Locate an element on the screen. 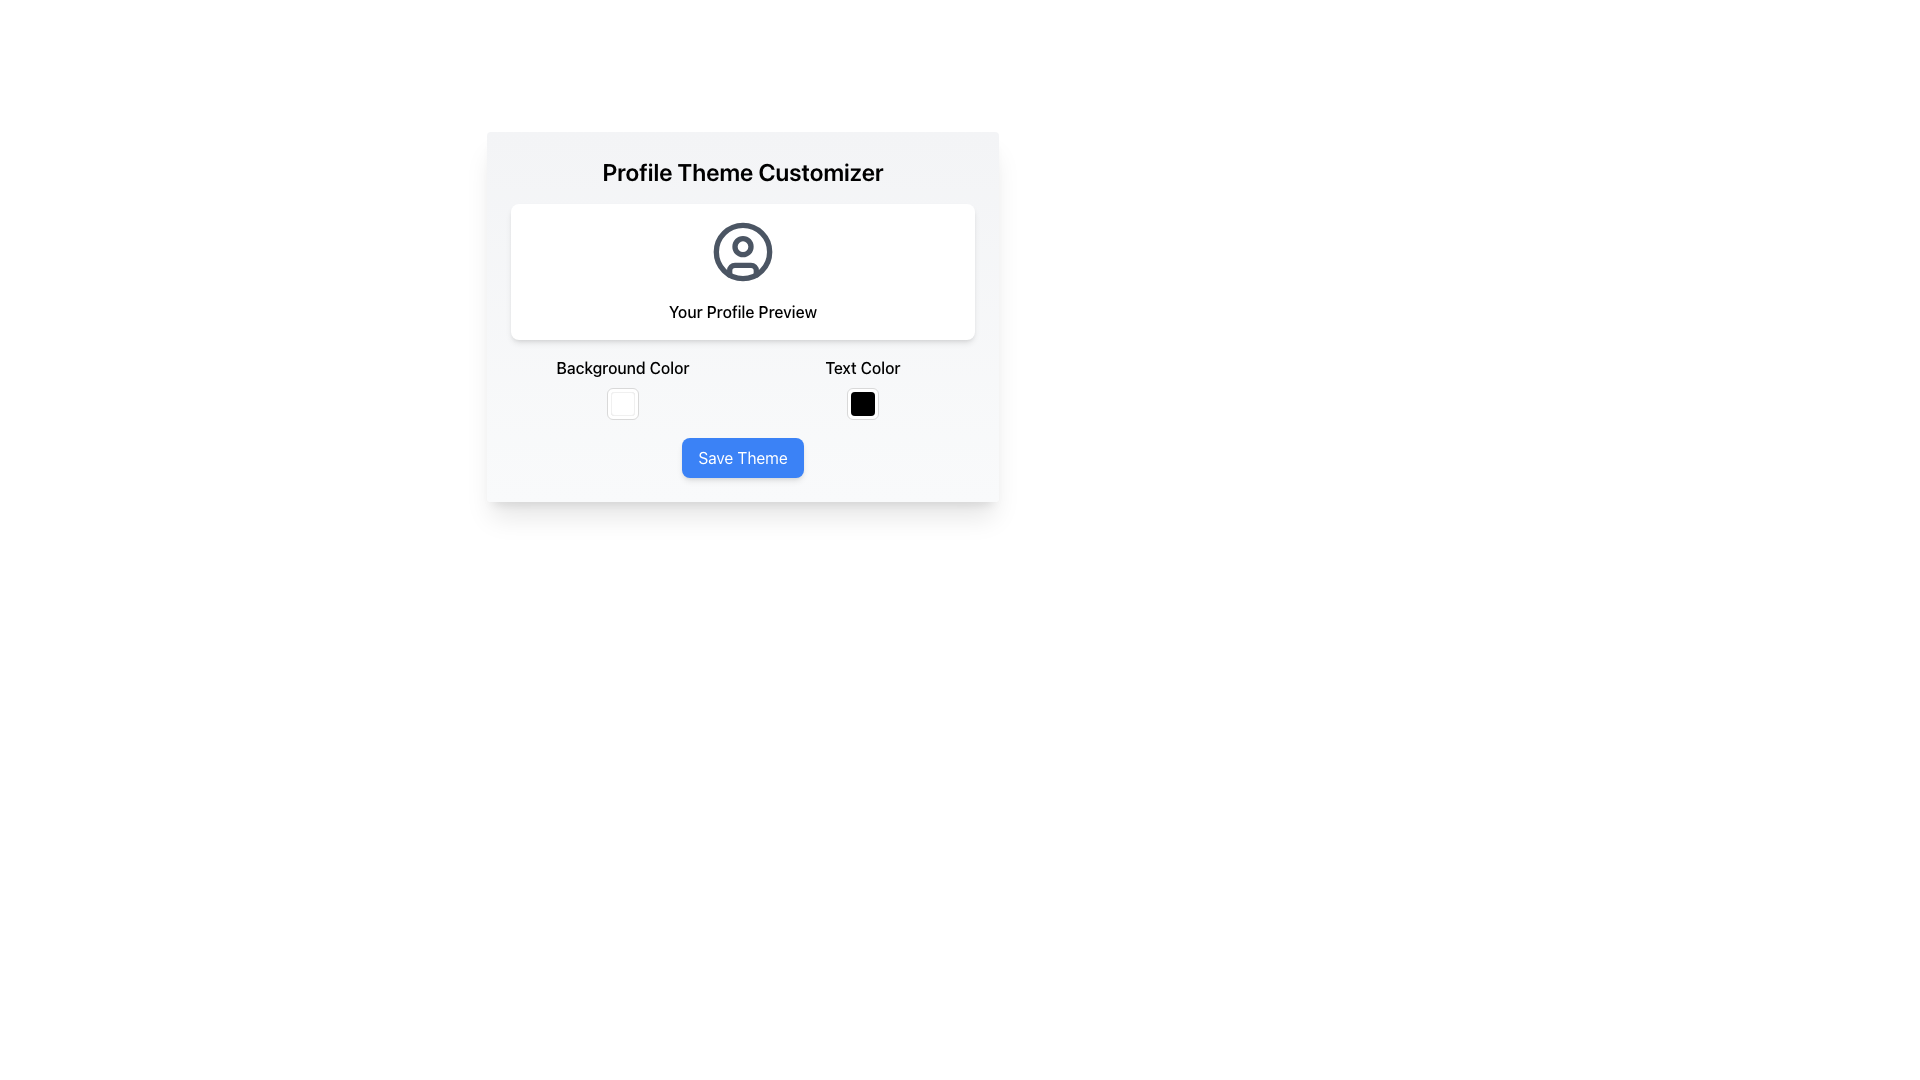  the text header that reads 'Profile Theme Customizer', which is styled in bold and large font, located at the top of the card-like layout is located at coordinates (742, 171).